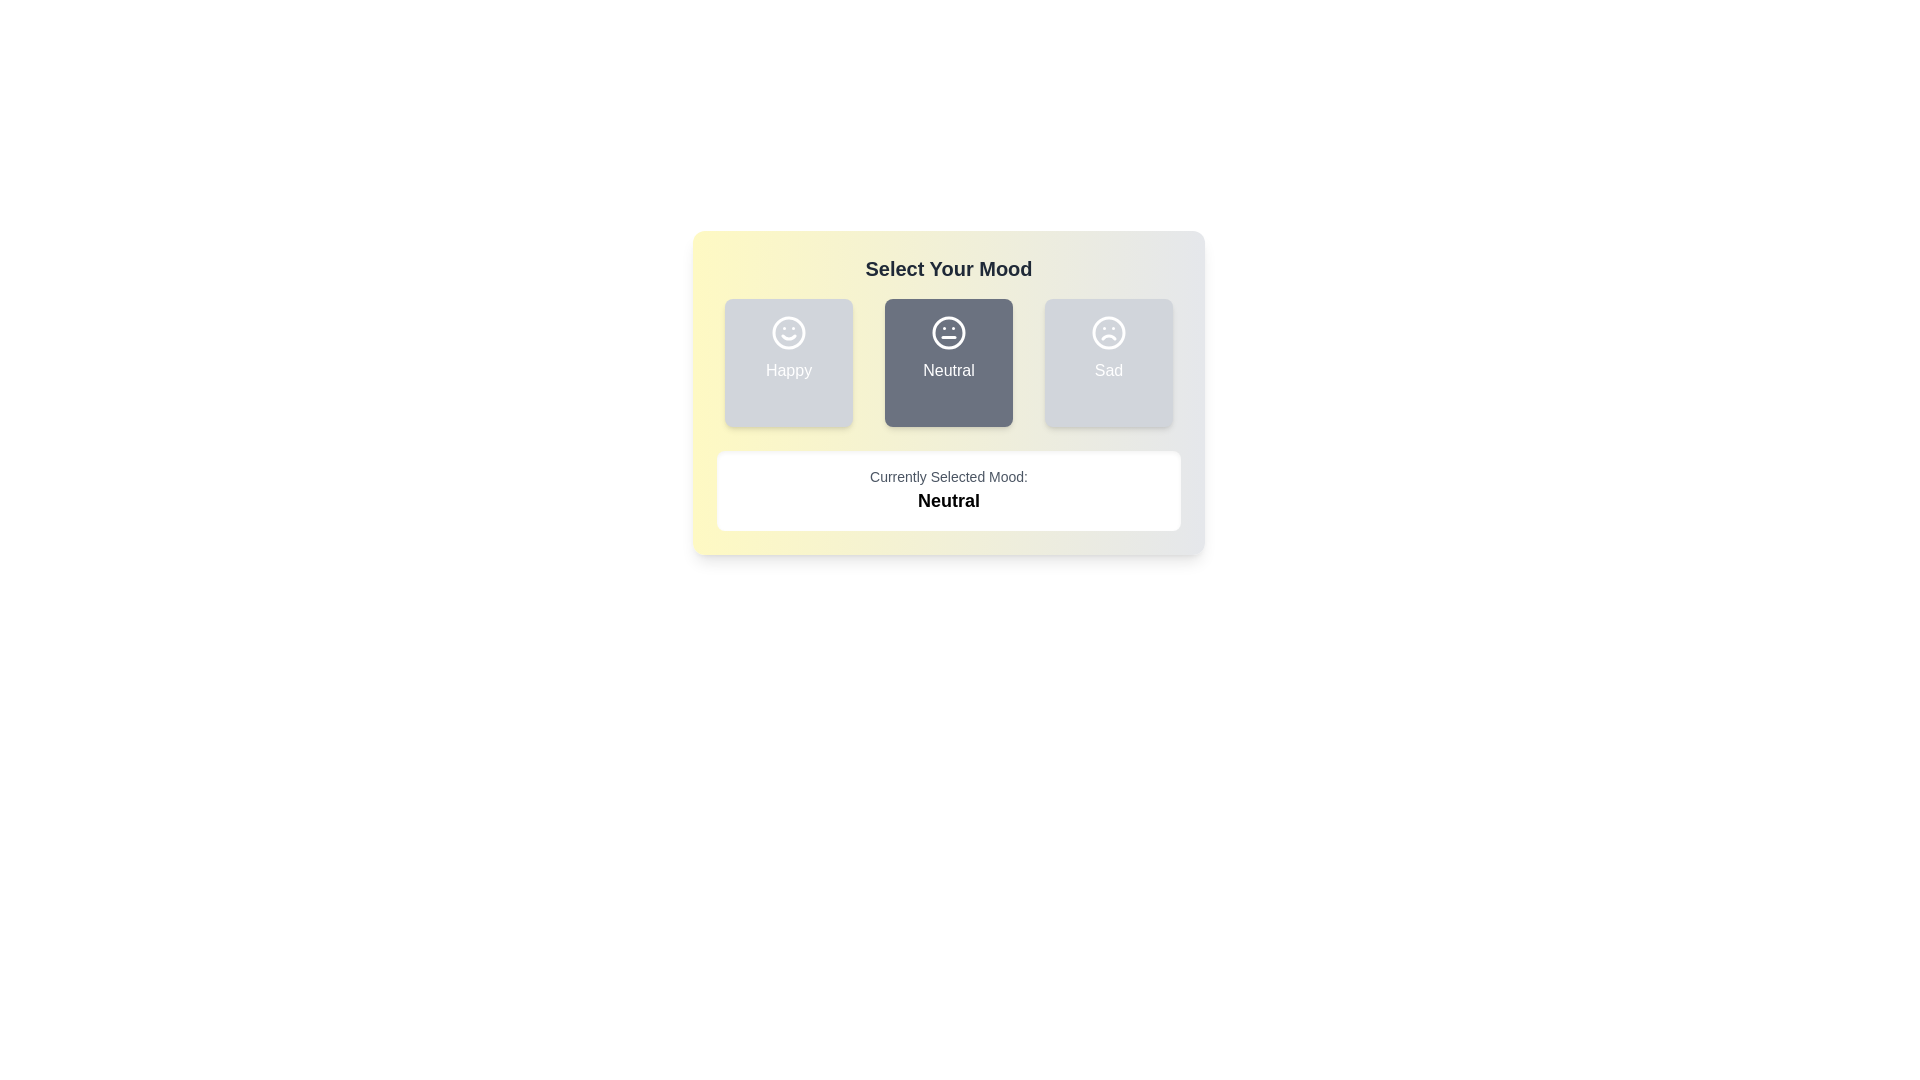 The width and height of the screenshot is (1920, 1080). I want to click on the mood Sad by clicking its corresponding button, so click(1107, 362).